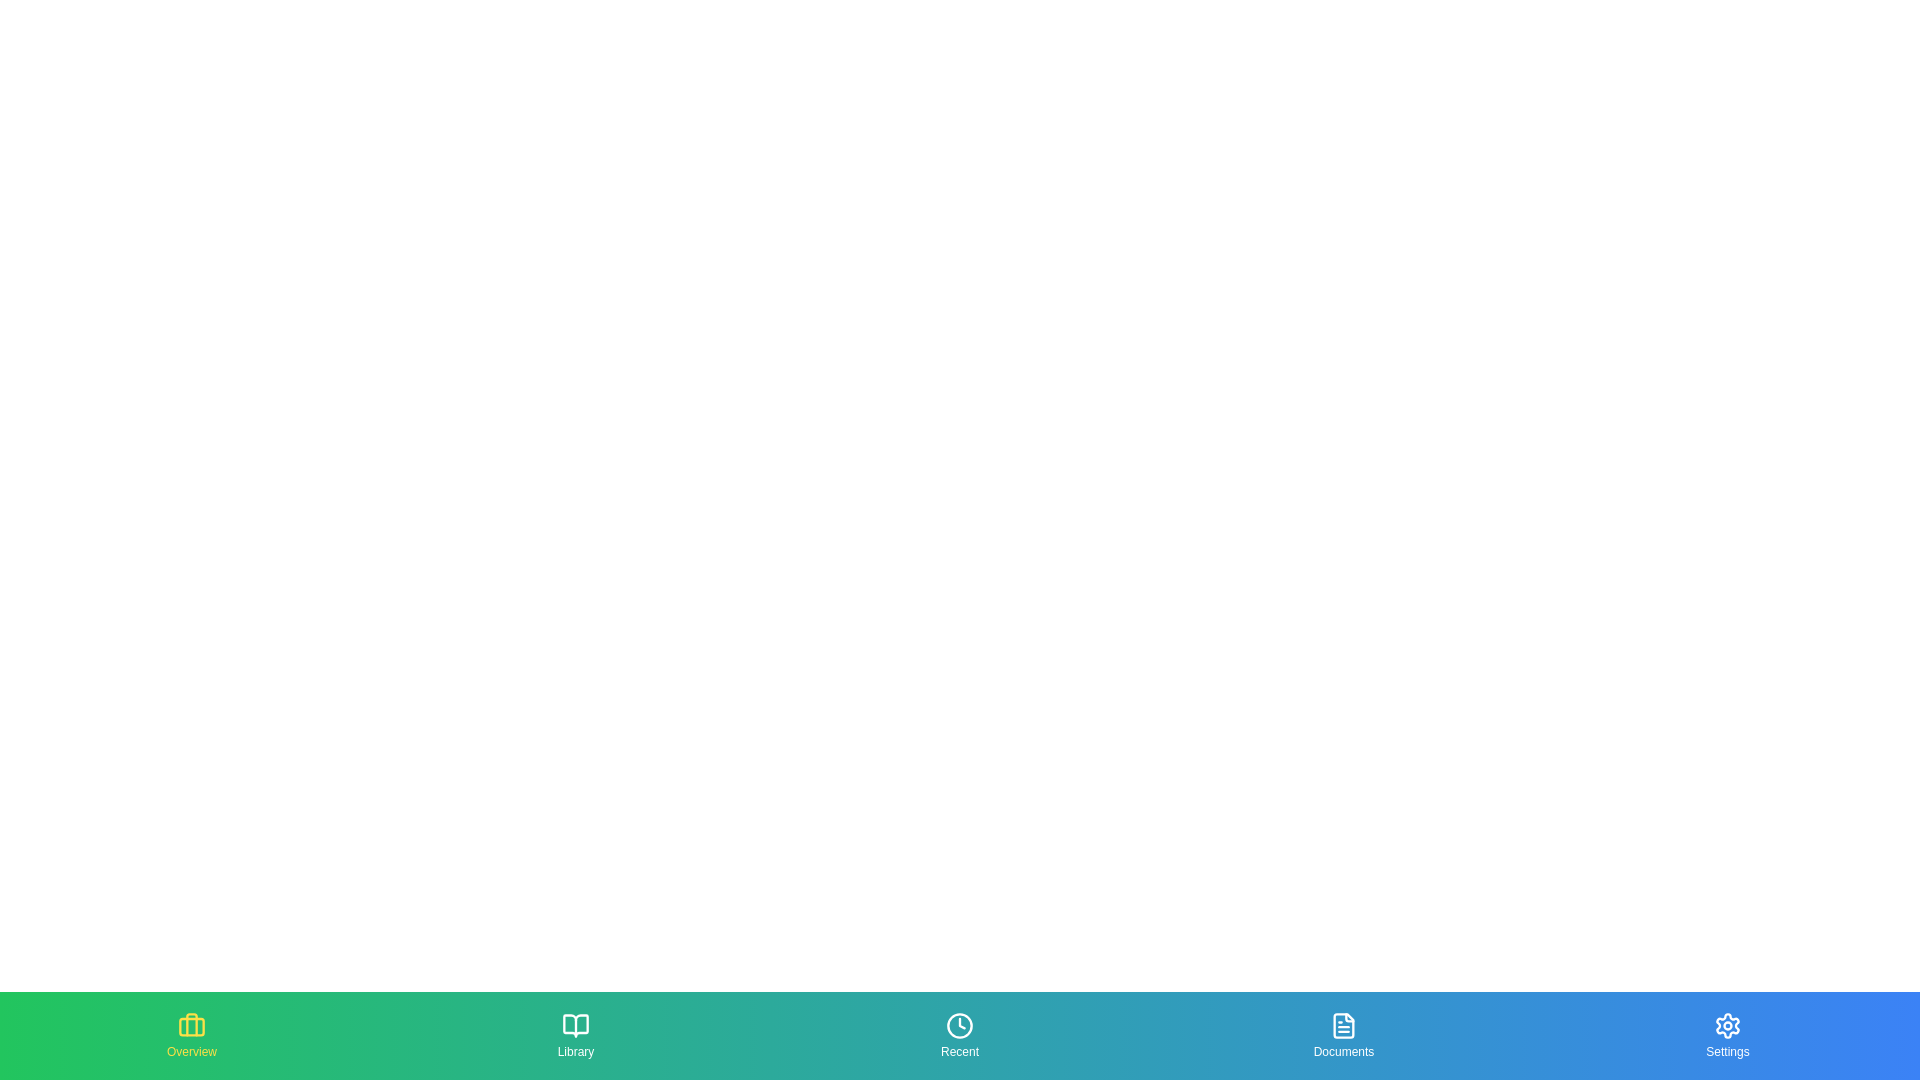  I want to click on the section button corresponding to Overview, so click(191, 1035).